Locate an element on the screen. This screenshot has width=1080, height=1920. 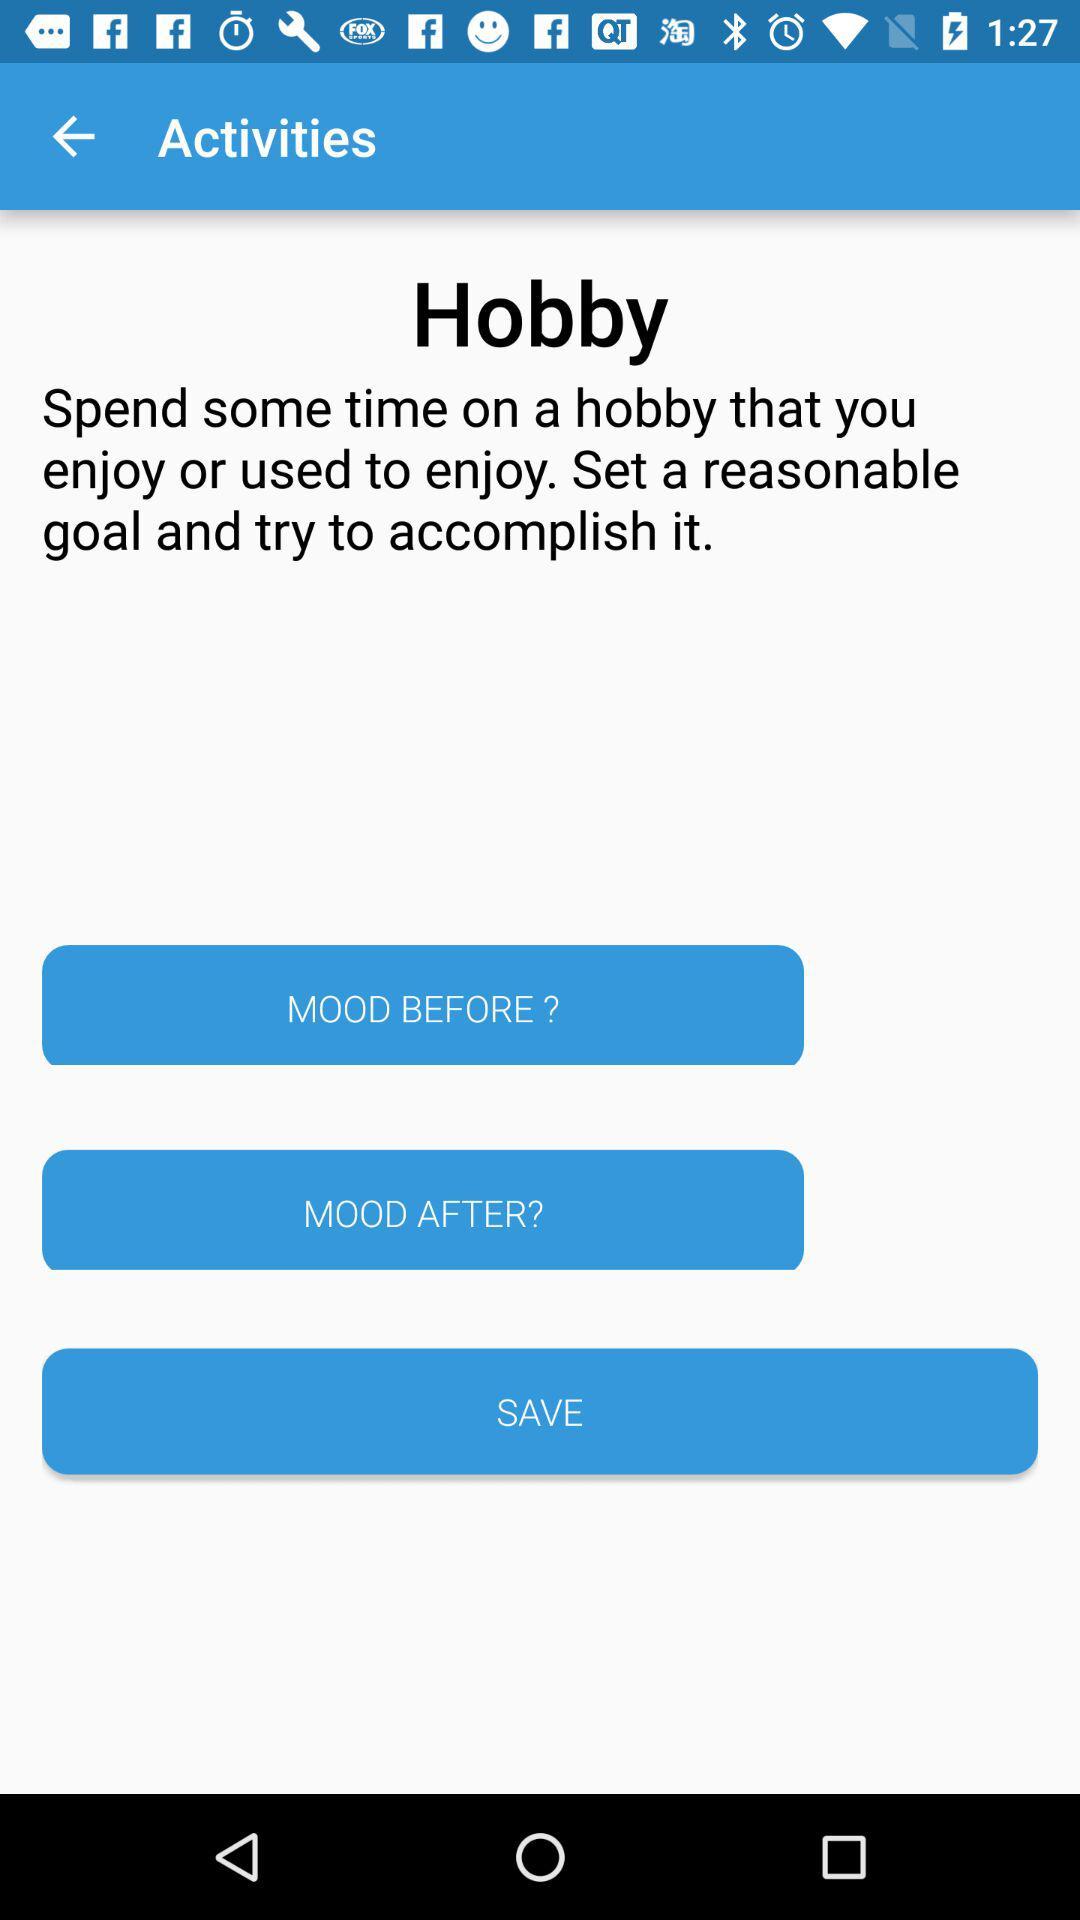
icon next to the activities icon is located at coordinates (72, 135).